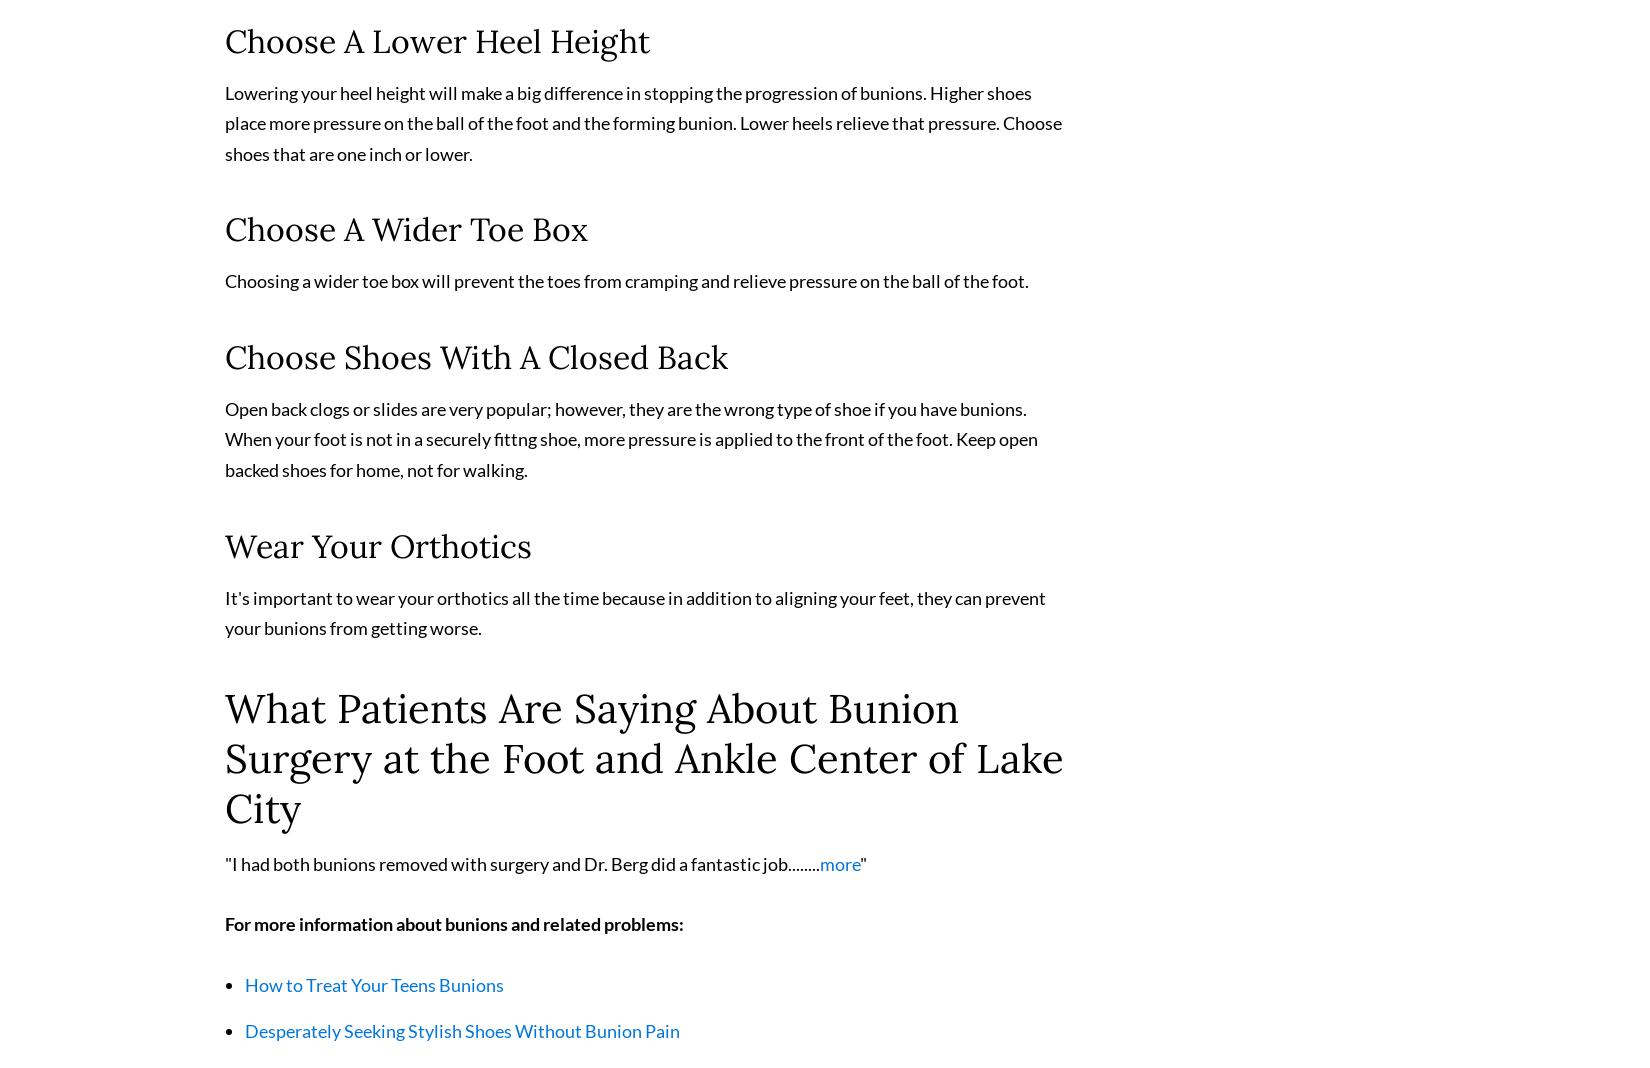 This screenshot has width=1650, height=1068. I want to click on '"I had both bunions removed with surgery and Dr. Berg did a fantastic job........', so click(521, 871).